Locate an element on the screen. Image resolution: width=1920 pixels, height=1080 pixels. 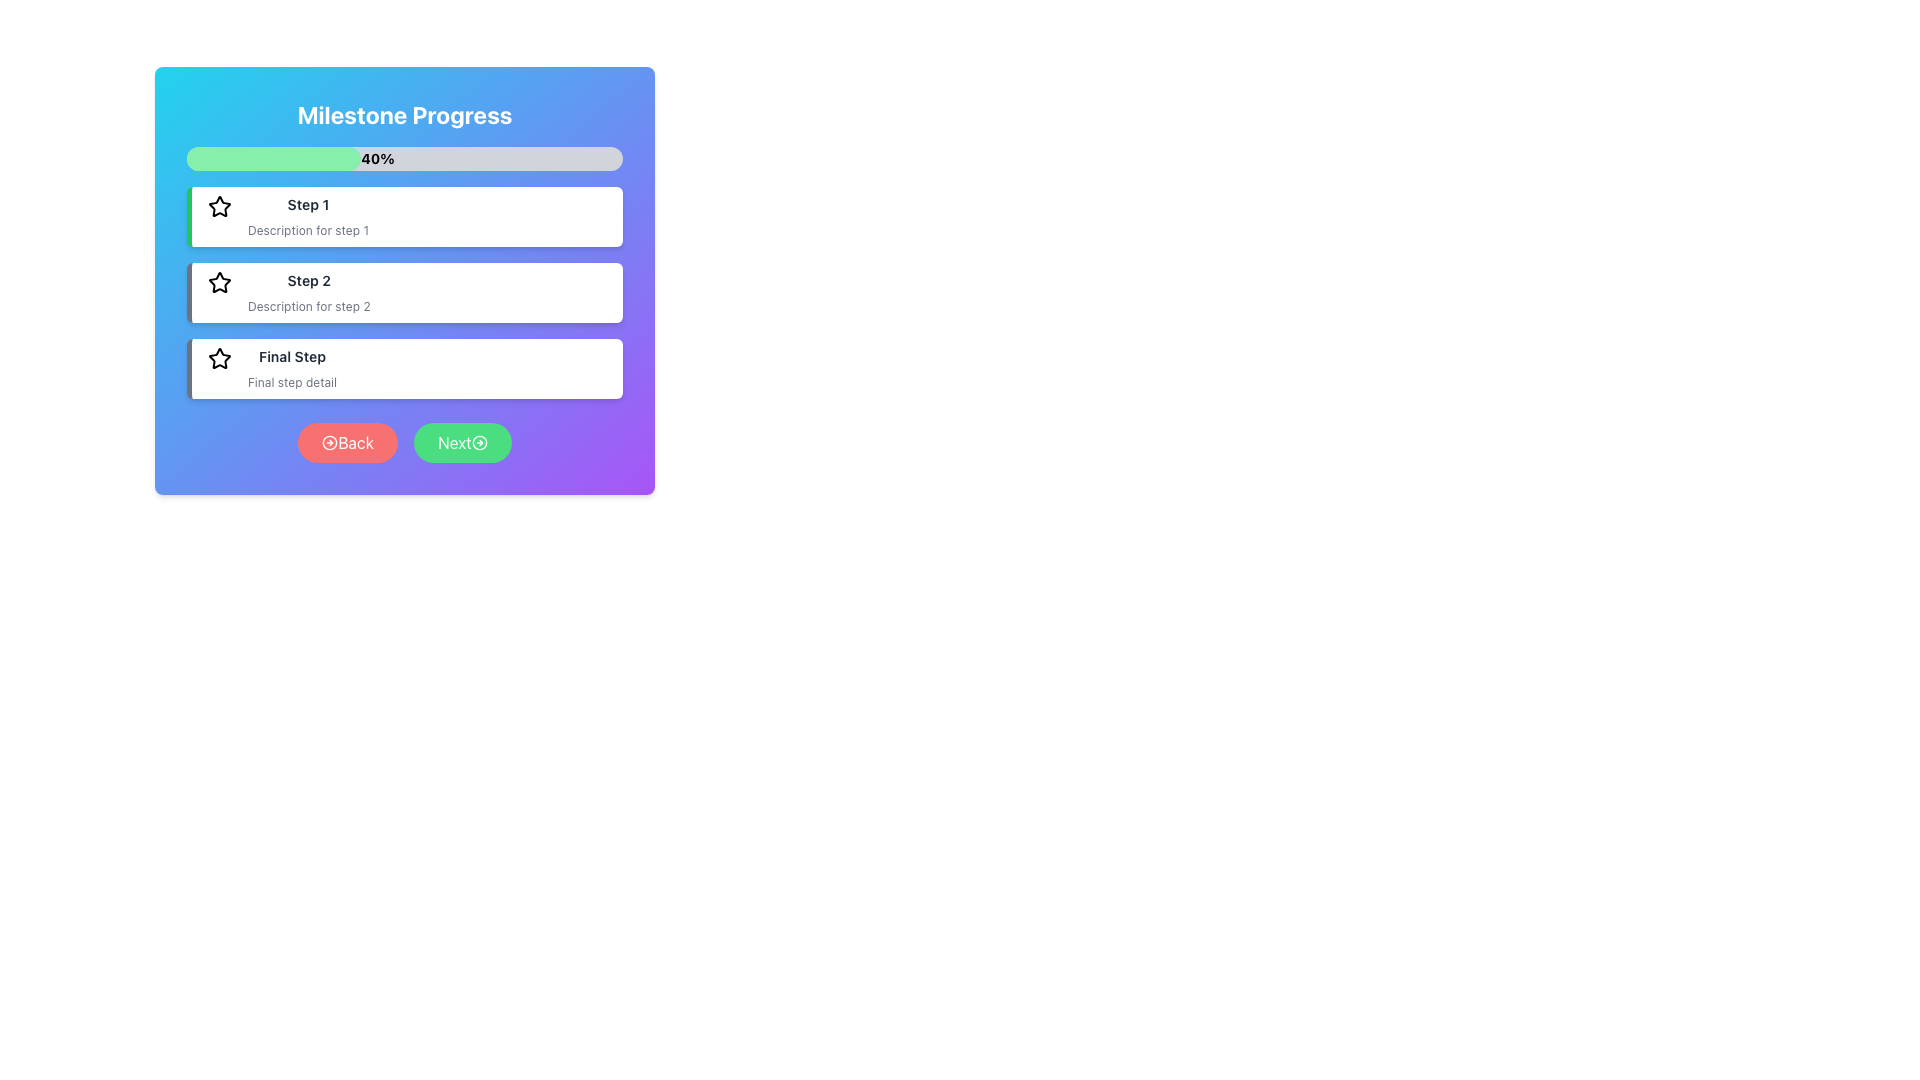
the decorative icon within the green 'Next' button to proceed to the next step in the interface workflow is located at coordinates (478, 442).